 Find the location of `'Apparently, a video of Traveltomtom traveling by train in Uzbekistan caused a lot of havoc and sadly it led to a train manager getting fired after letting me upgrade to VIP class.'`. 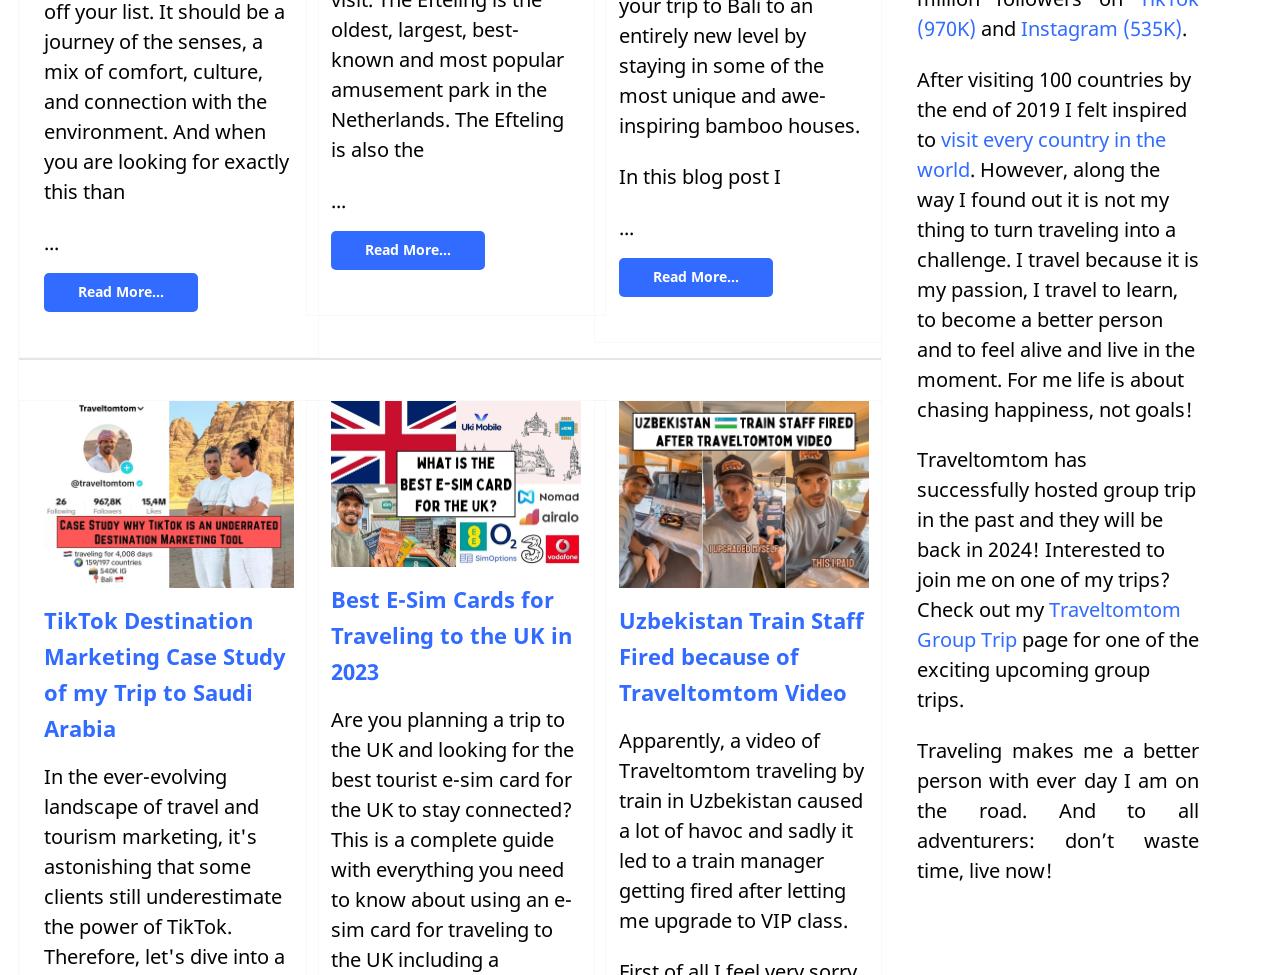

'Apparently, a video of Traveltomtom traveling by train in Uzbekistan caused a lot of havoc and sadly it led to a train manager getting fired after letting me upgrade to VIP class.' is located at coordinates (740, 830).